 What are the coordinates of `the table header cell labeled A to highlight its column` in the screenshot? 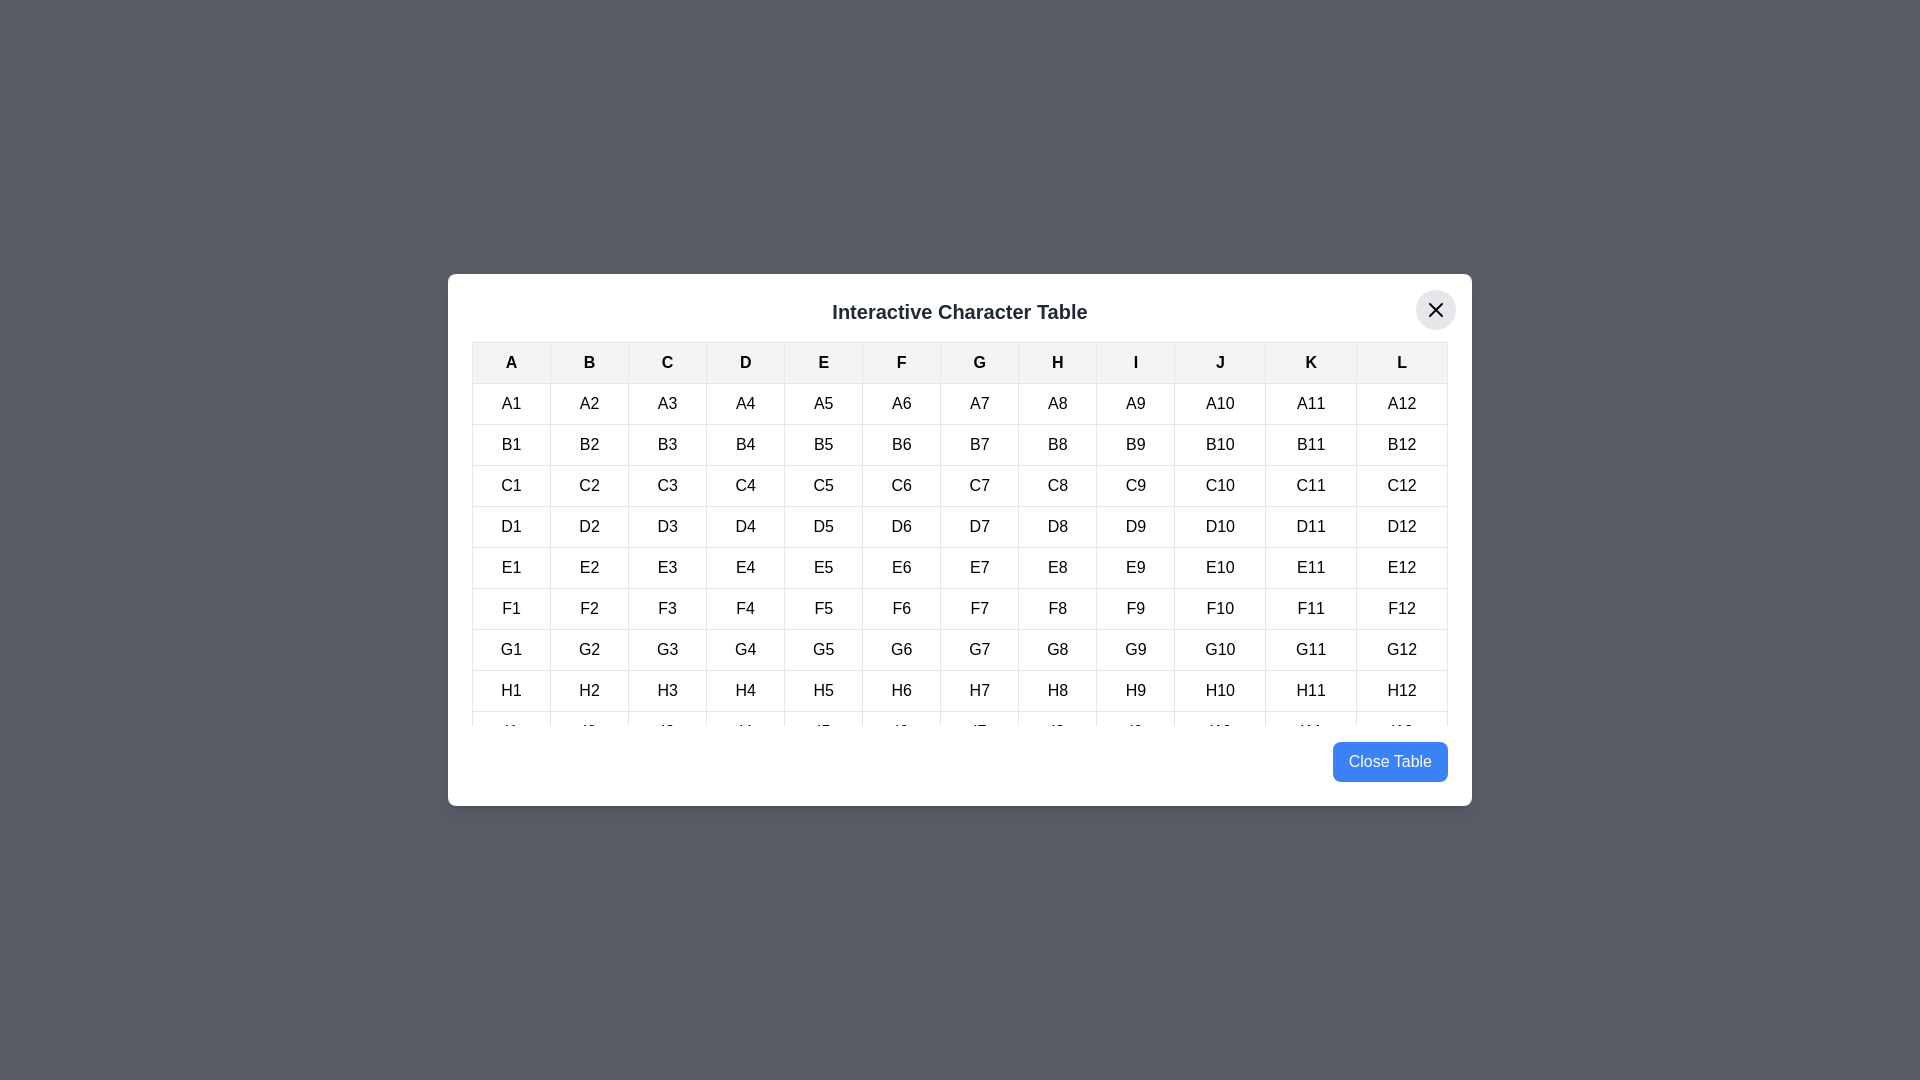 It's located at (511, 362).